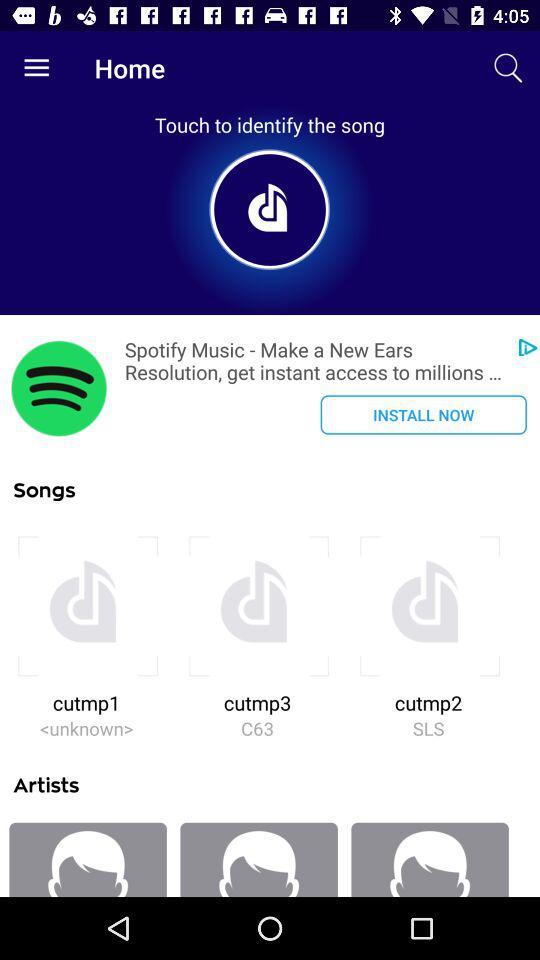 The width and height of the screenshot is (540, 960). What do you see at coordinates (59, 387) in the screenshot?
I see `icon next to the spotify music make icon` at bounding box center [59, 387].